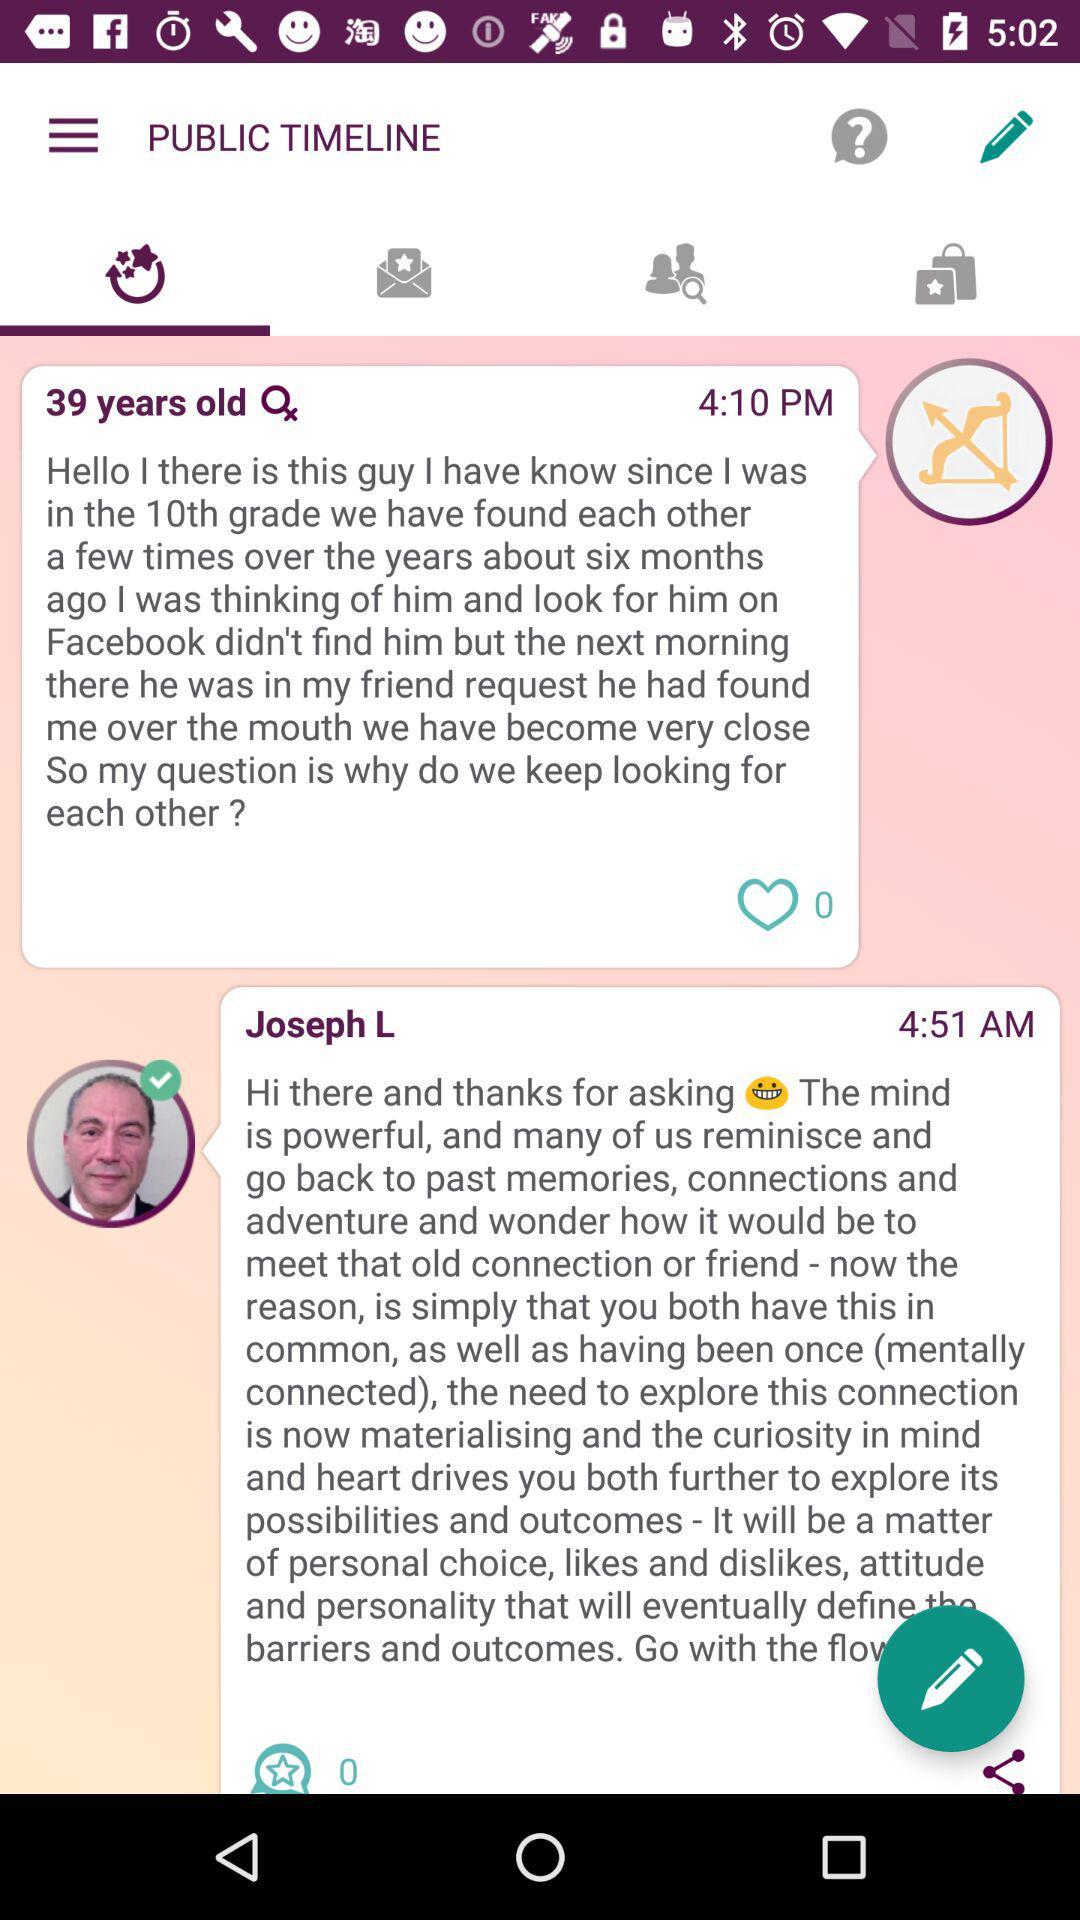  What do you see at coordinates (646, 1029) in the screenshot?
I see `the item next to joseph l item` at bounding box center [646, 1029].